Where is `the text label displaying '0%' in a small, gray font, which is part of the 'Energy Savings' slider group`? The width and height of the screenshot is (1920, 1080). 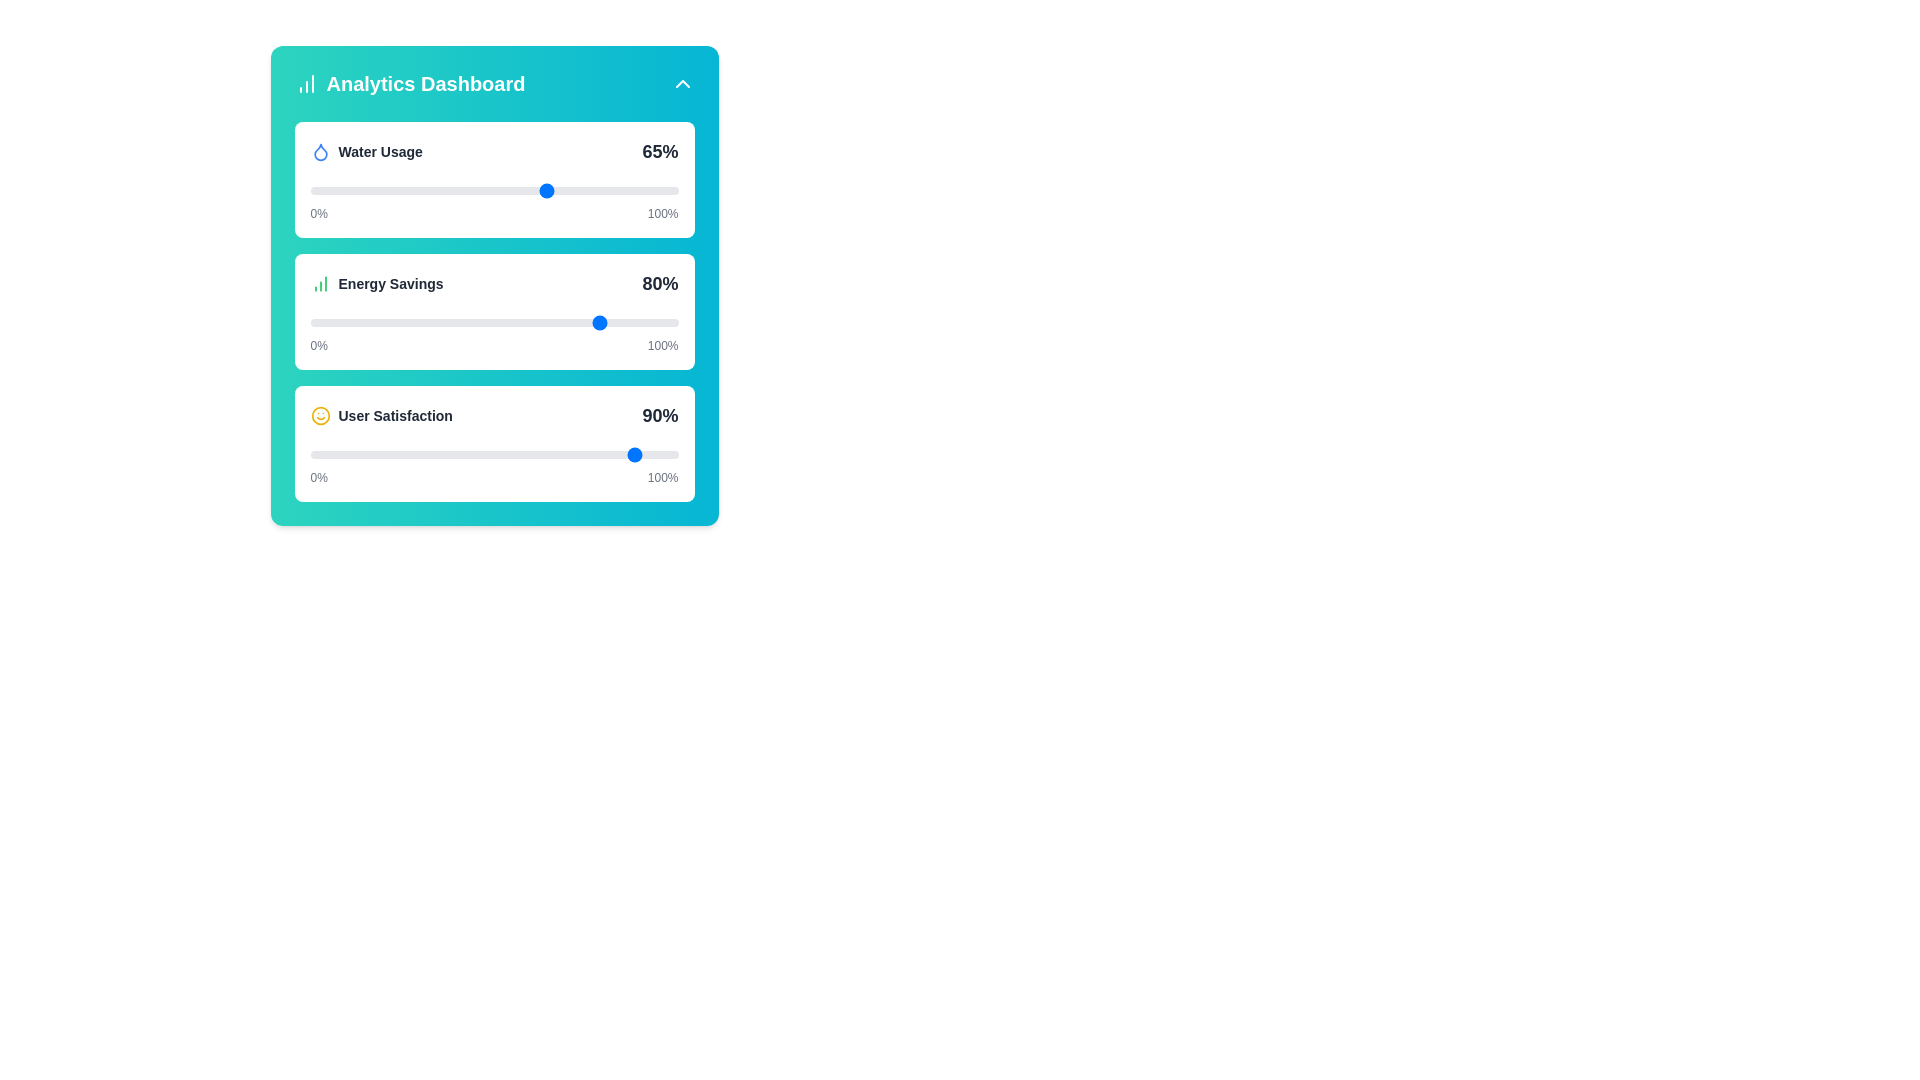 the text label displaying '0%' in a small, gray font, which is part of the 'Energy Savings' slider group is located at coordinates (318, 345).